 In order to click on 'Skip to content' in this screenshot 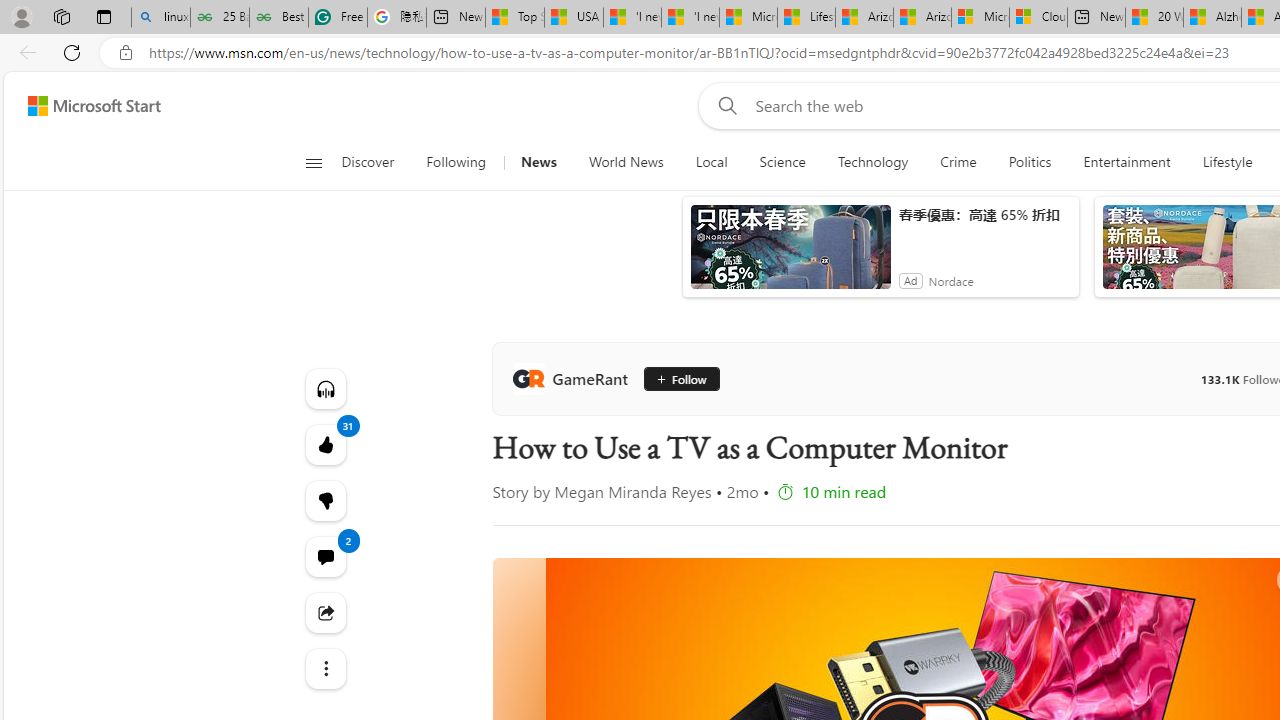, I will do `click(86, 105)`.